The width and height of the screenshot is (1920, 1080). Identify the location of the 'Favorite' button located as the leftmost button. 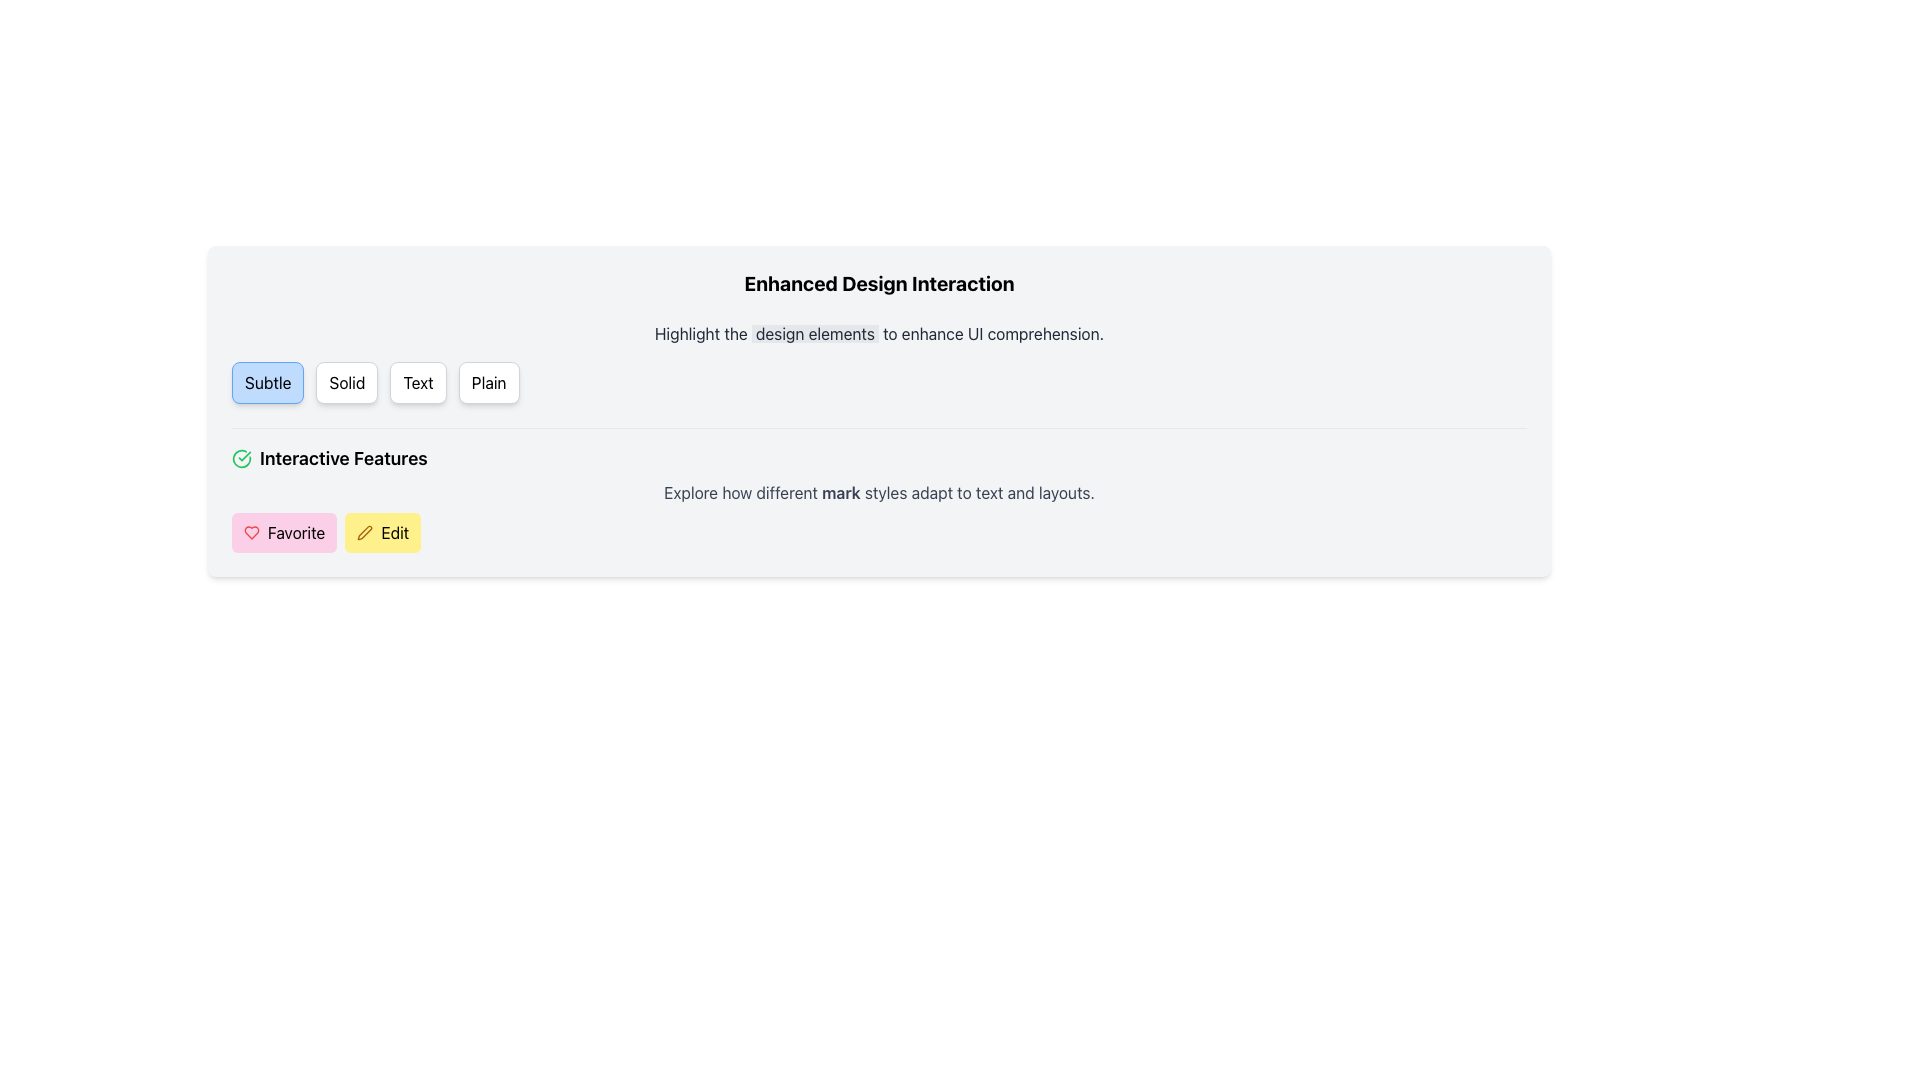
(283, 531).